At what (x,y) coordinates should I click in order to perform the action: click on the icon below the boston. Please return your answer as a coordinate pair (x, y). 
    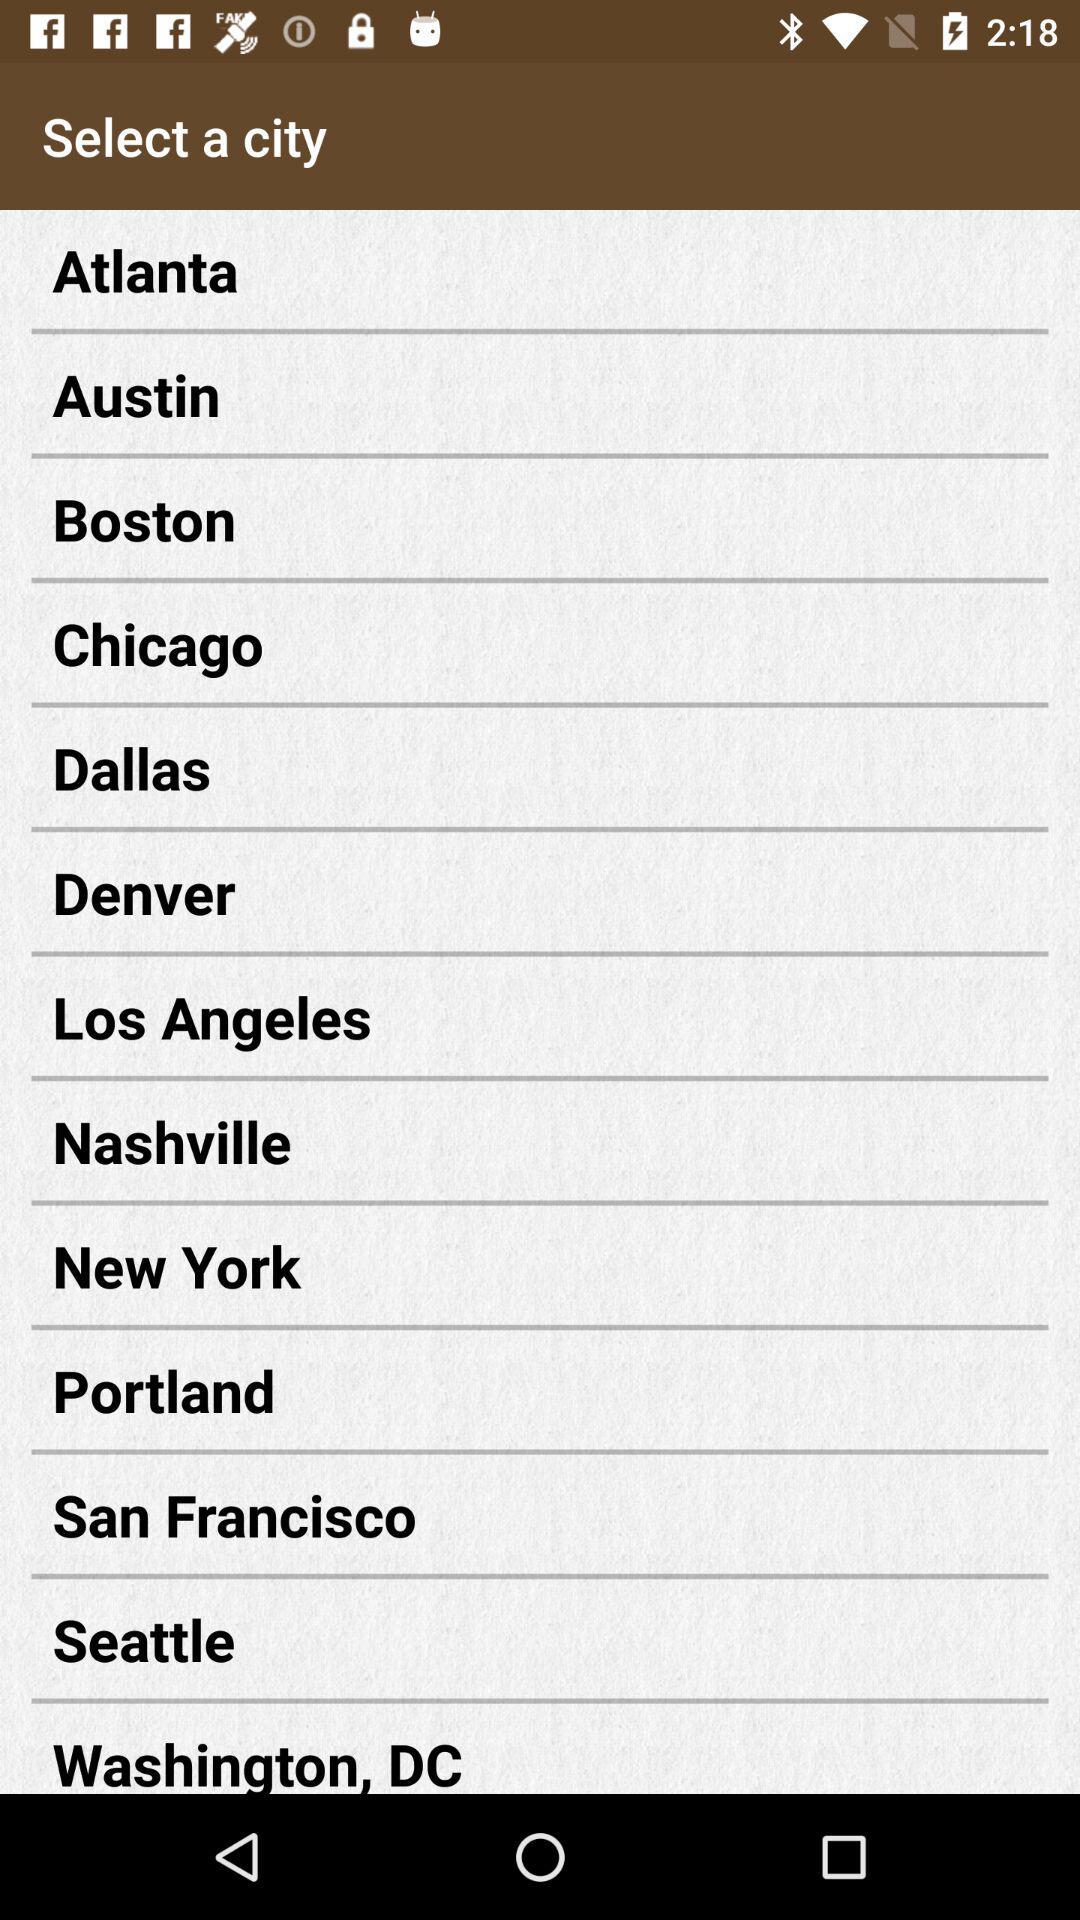
    Looking at the image, I should click on (540, 643).